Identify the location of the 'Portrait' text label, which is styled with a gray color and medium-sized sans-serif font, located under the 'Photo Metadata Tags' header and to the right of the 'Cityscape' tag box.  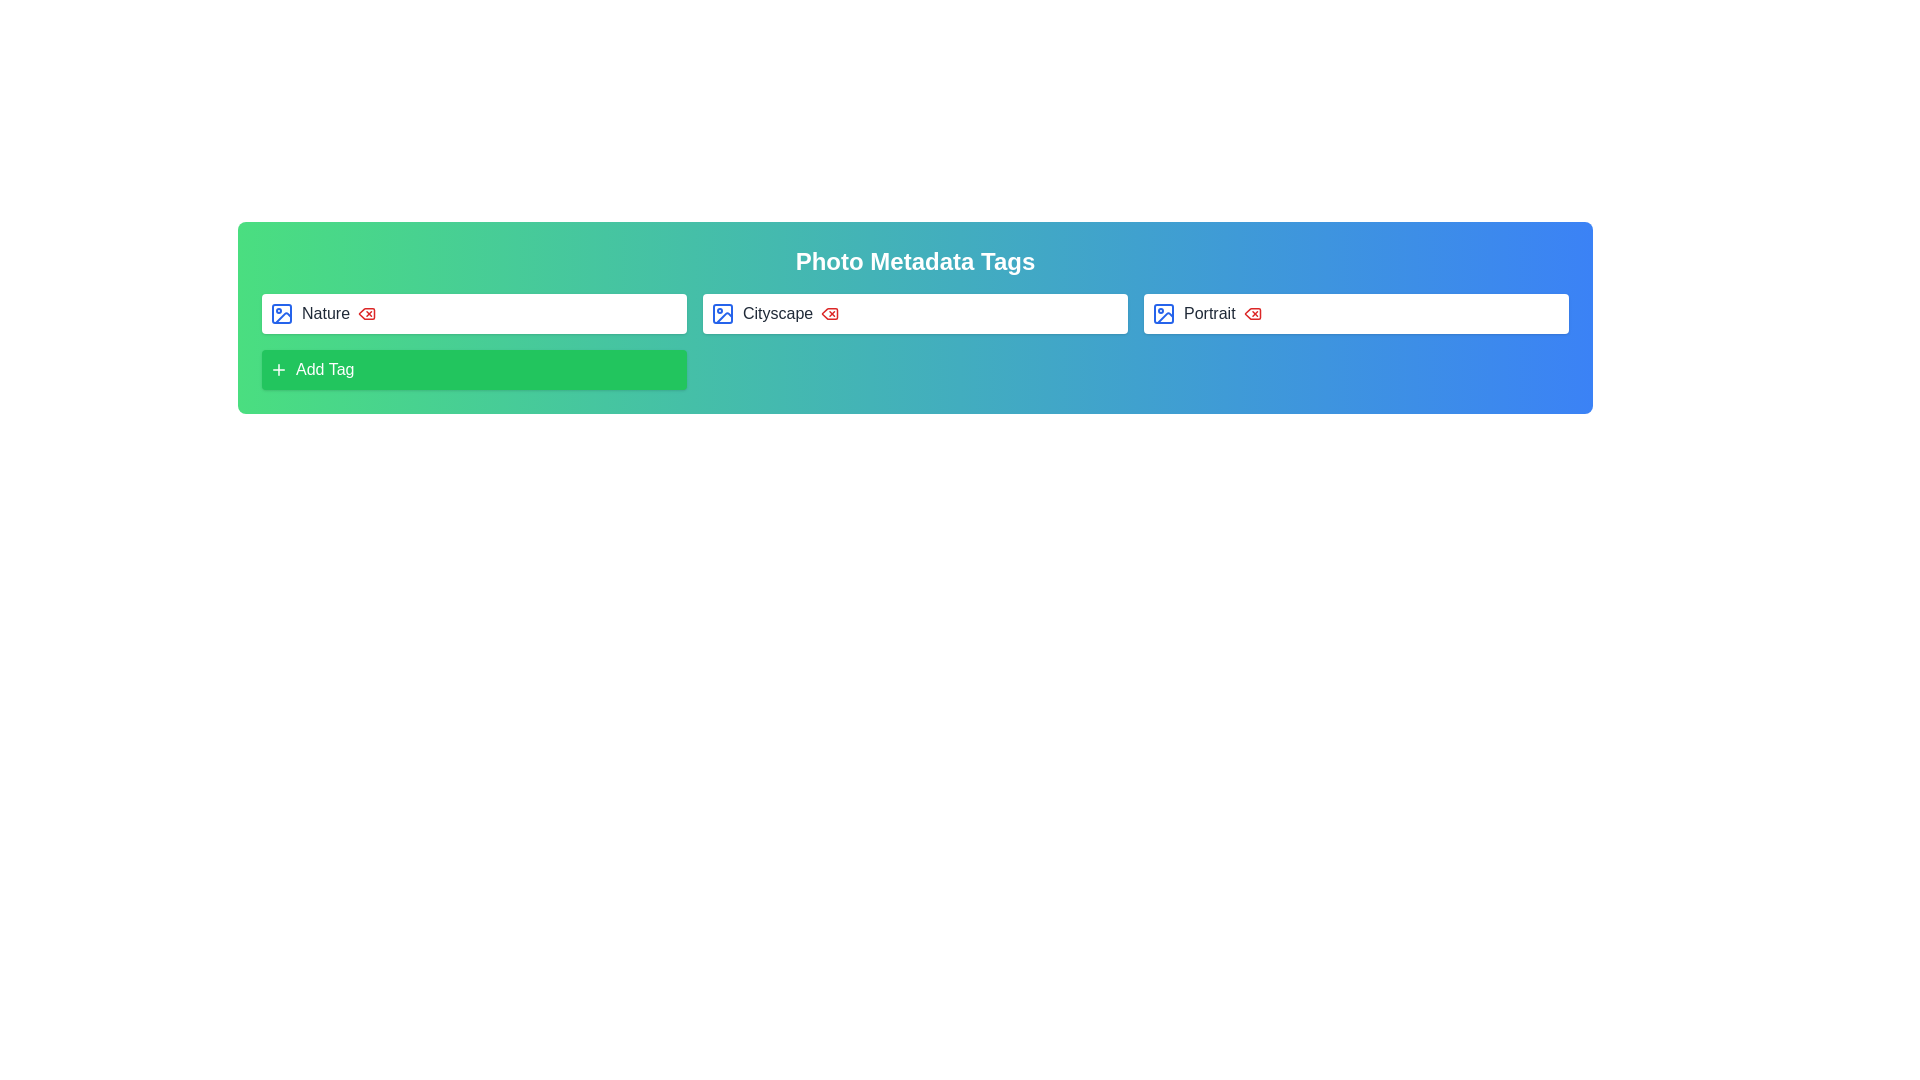
(1208, 313).